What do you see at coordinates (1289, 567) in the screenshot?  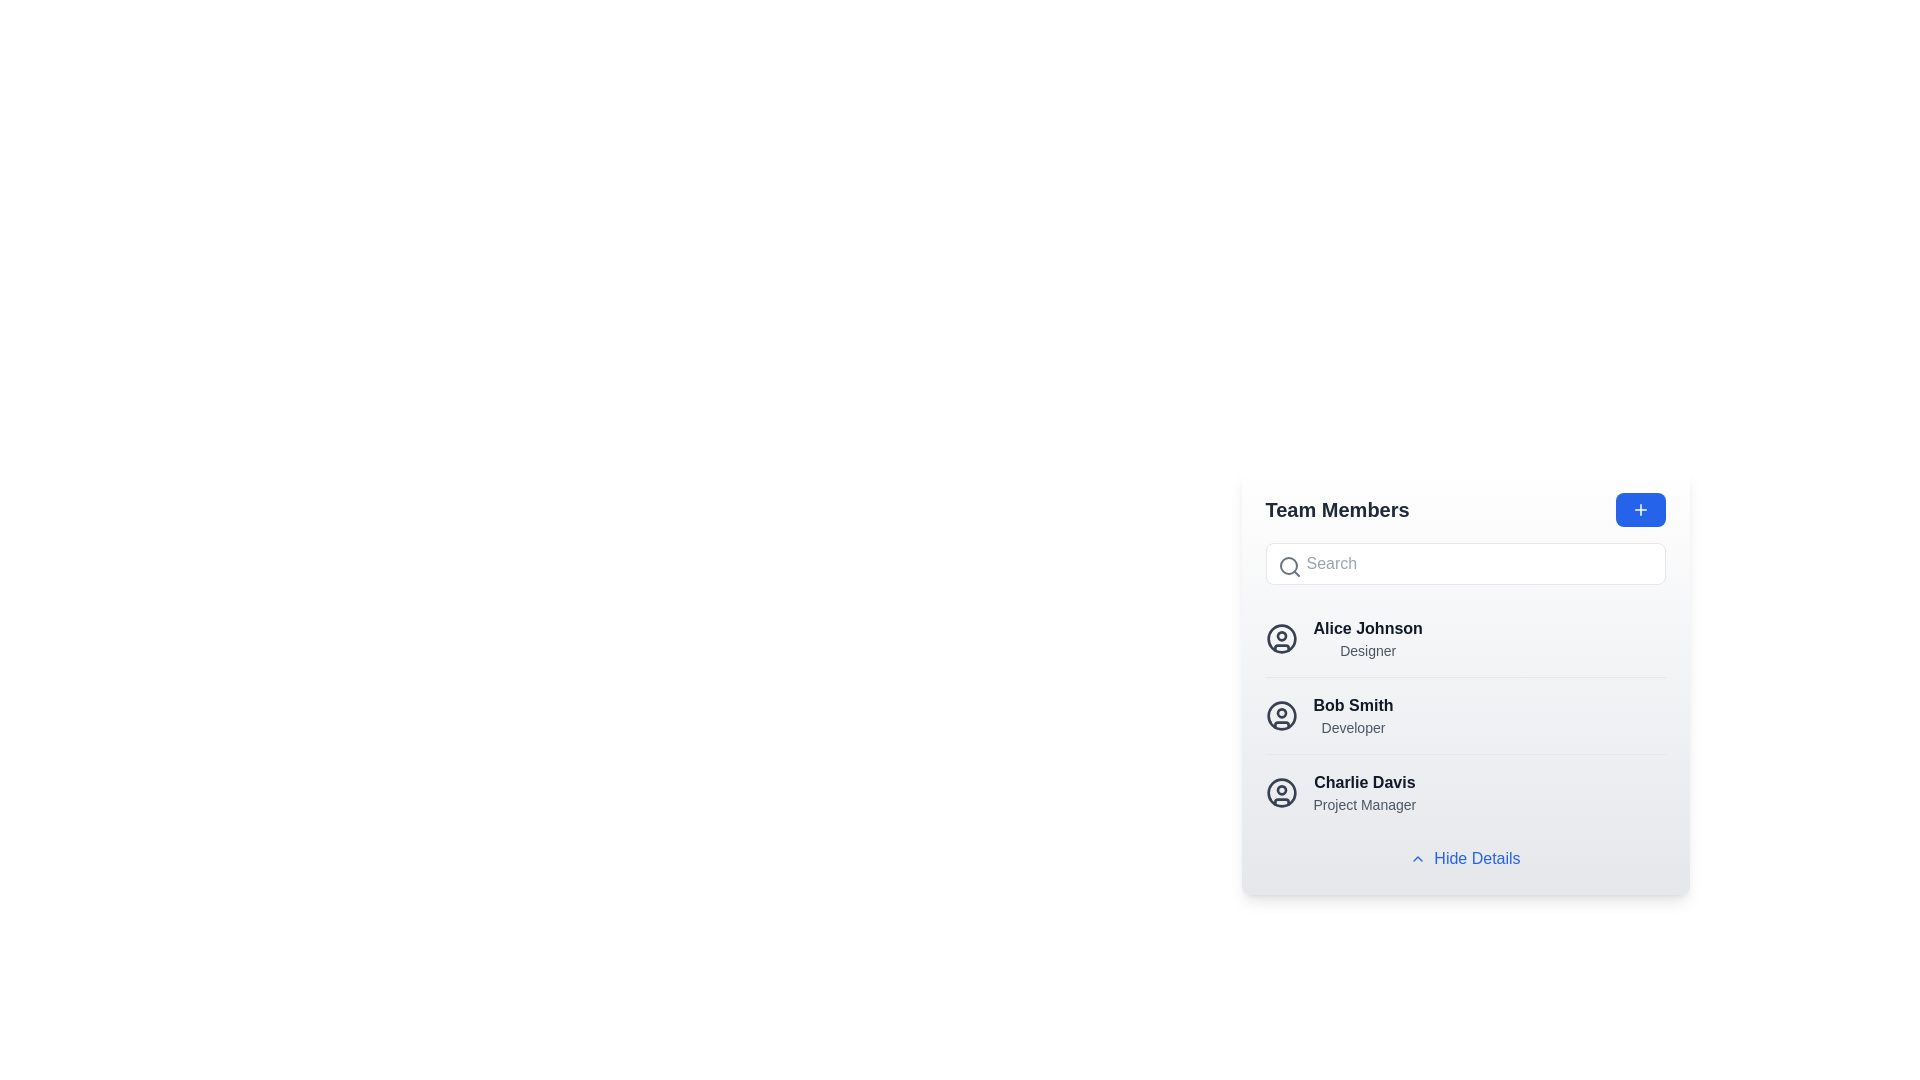 I see `the magnifying glass SVG icon located at the start of the search input field, which is styled in gray and used for search functionalities` at bounding box center [1289, 567].